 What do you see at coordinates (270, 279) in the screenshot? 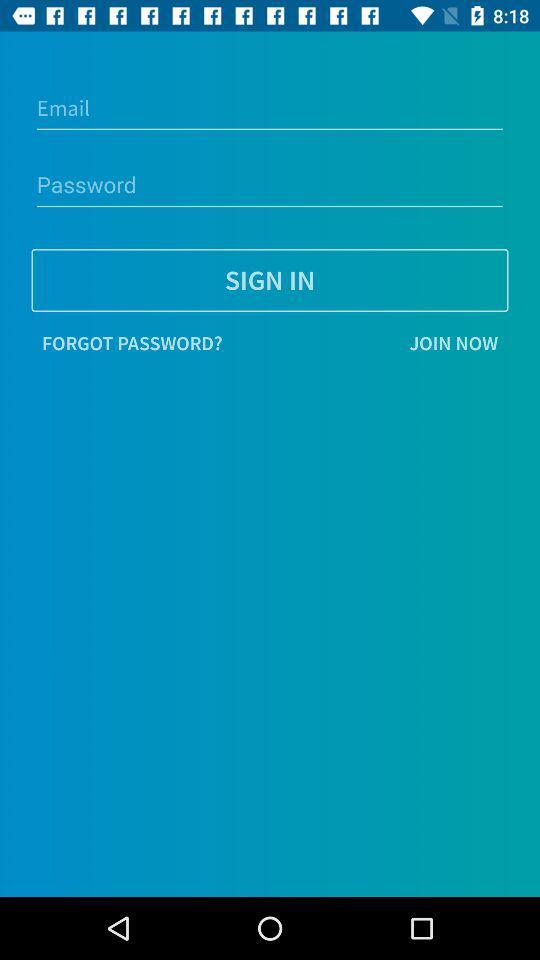
I see `icon above the forgot password? item` at bounding box center [270, 279].